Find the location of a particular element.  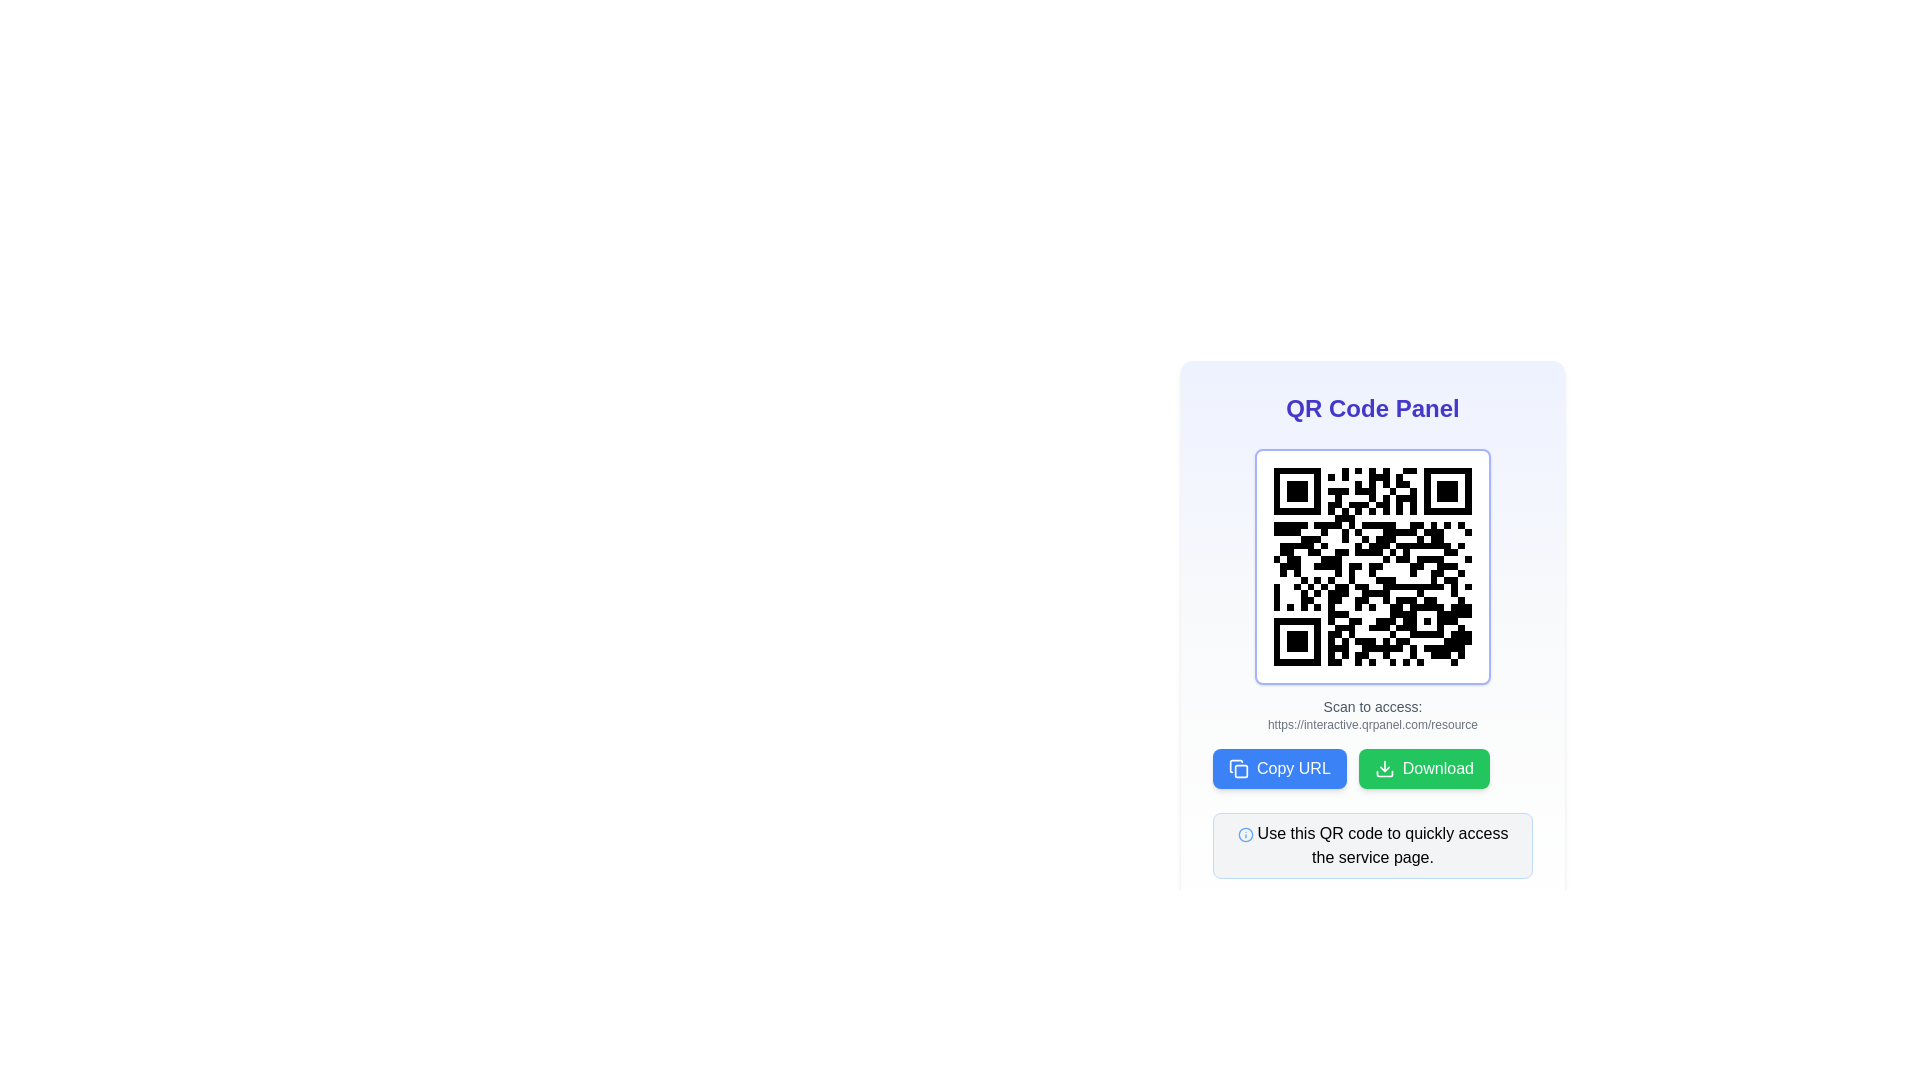

the copy icon button, which is a blue square-overlapping-square glyph located to the left of the 'Copy URL' text is located at coordinates (1237, 767).